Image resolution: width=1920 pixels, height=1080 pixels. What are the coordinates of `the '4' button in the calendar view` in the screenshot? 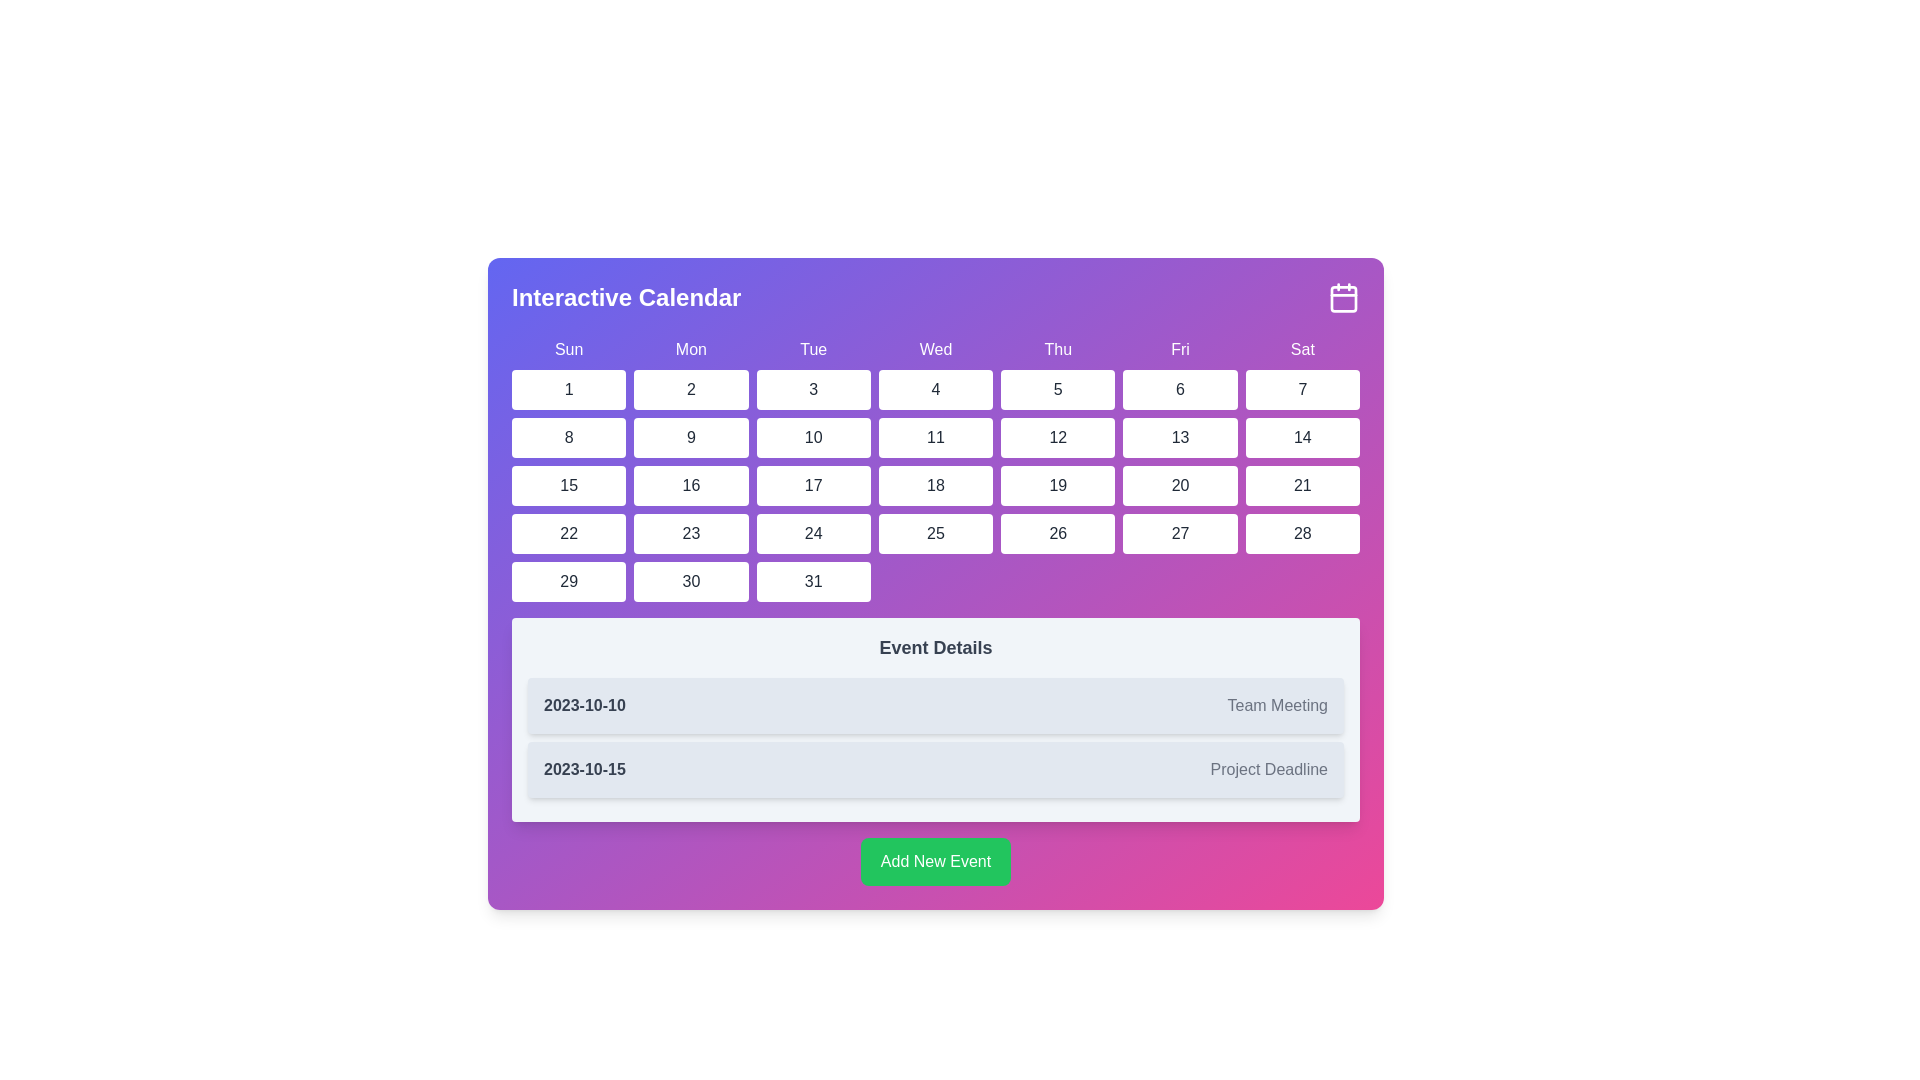 It's located at (935, 389).